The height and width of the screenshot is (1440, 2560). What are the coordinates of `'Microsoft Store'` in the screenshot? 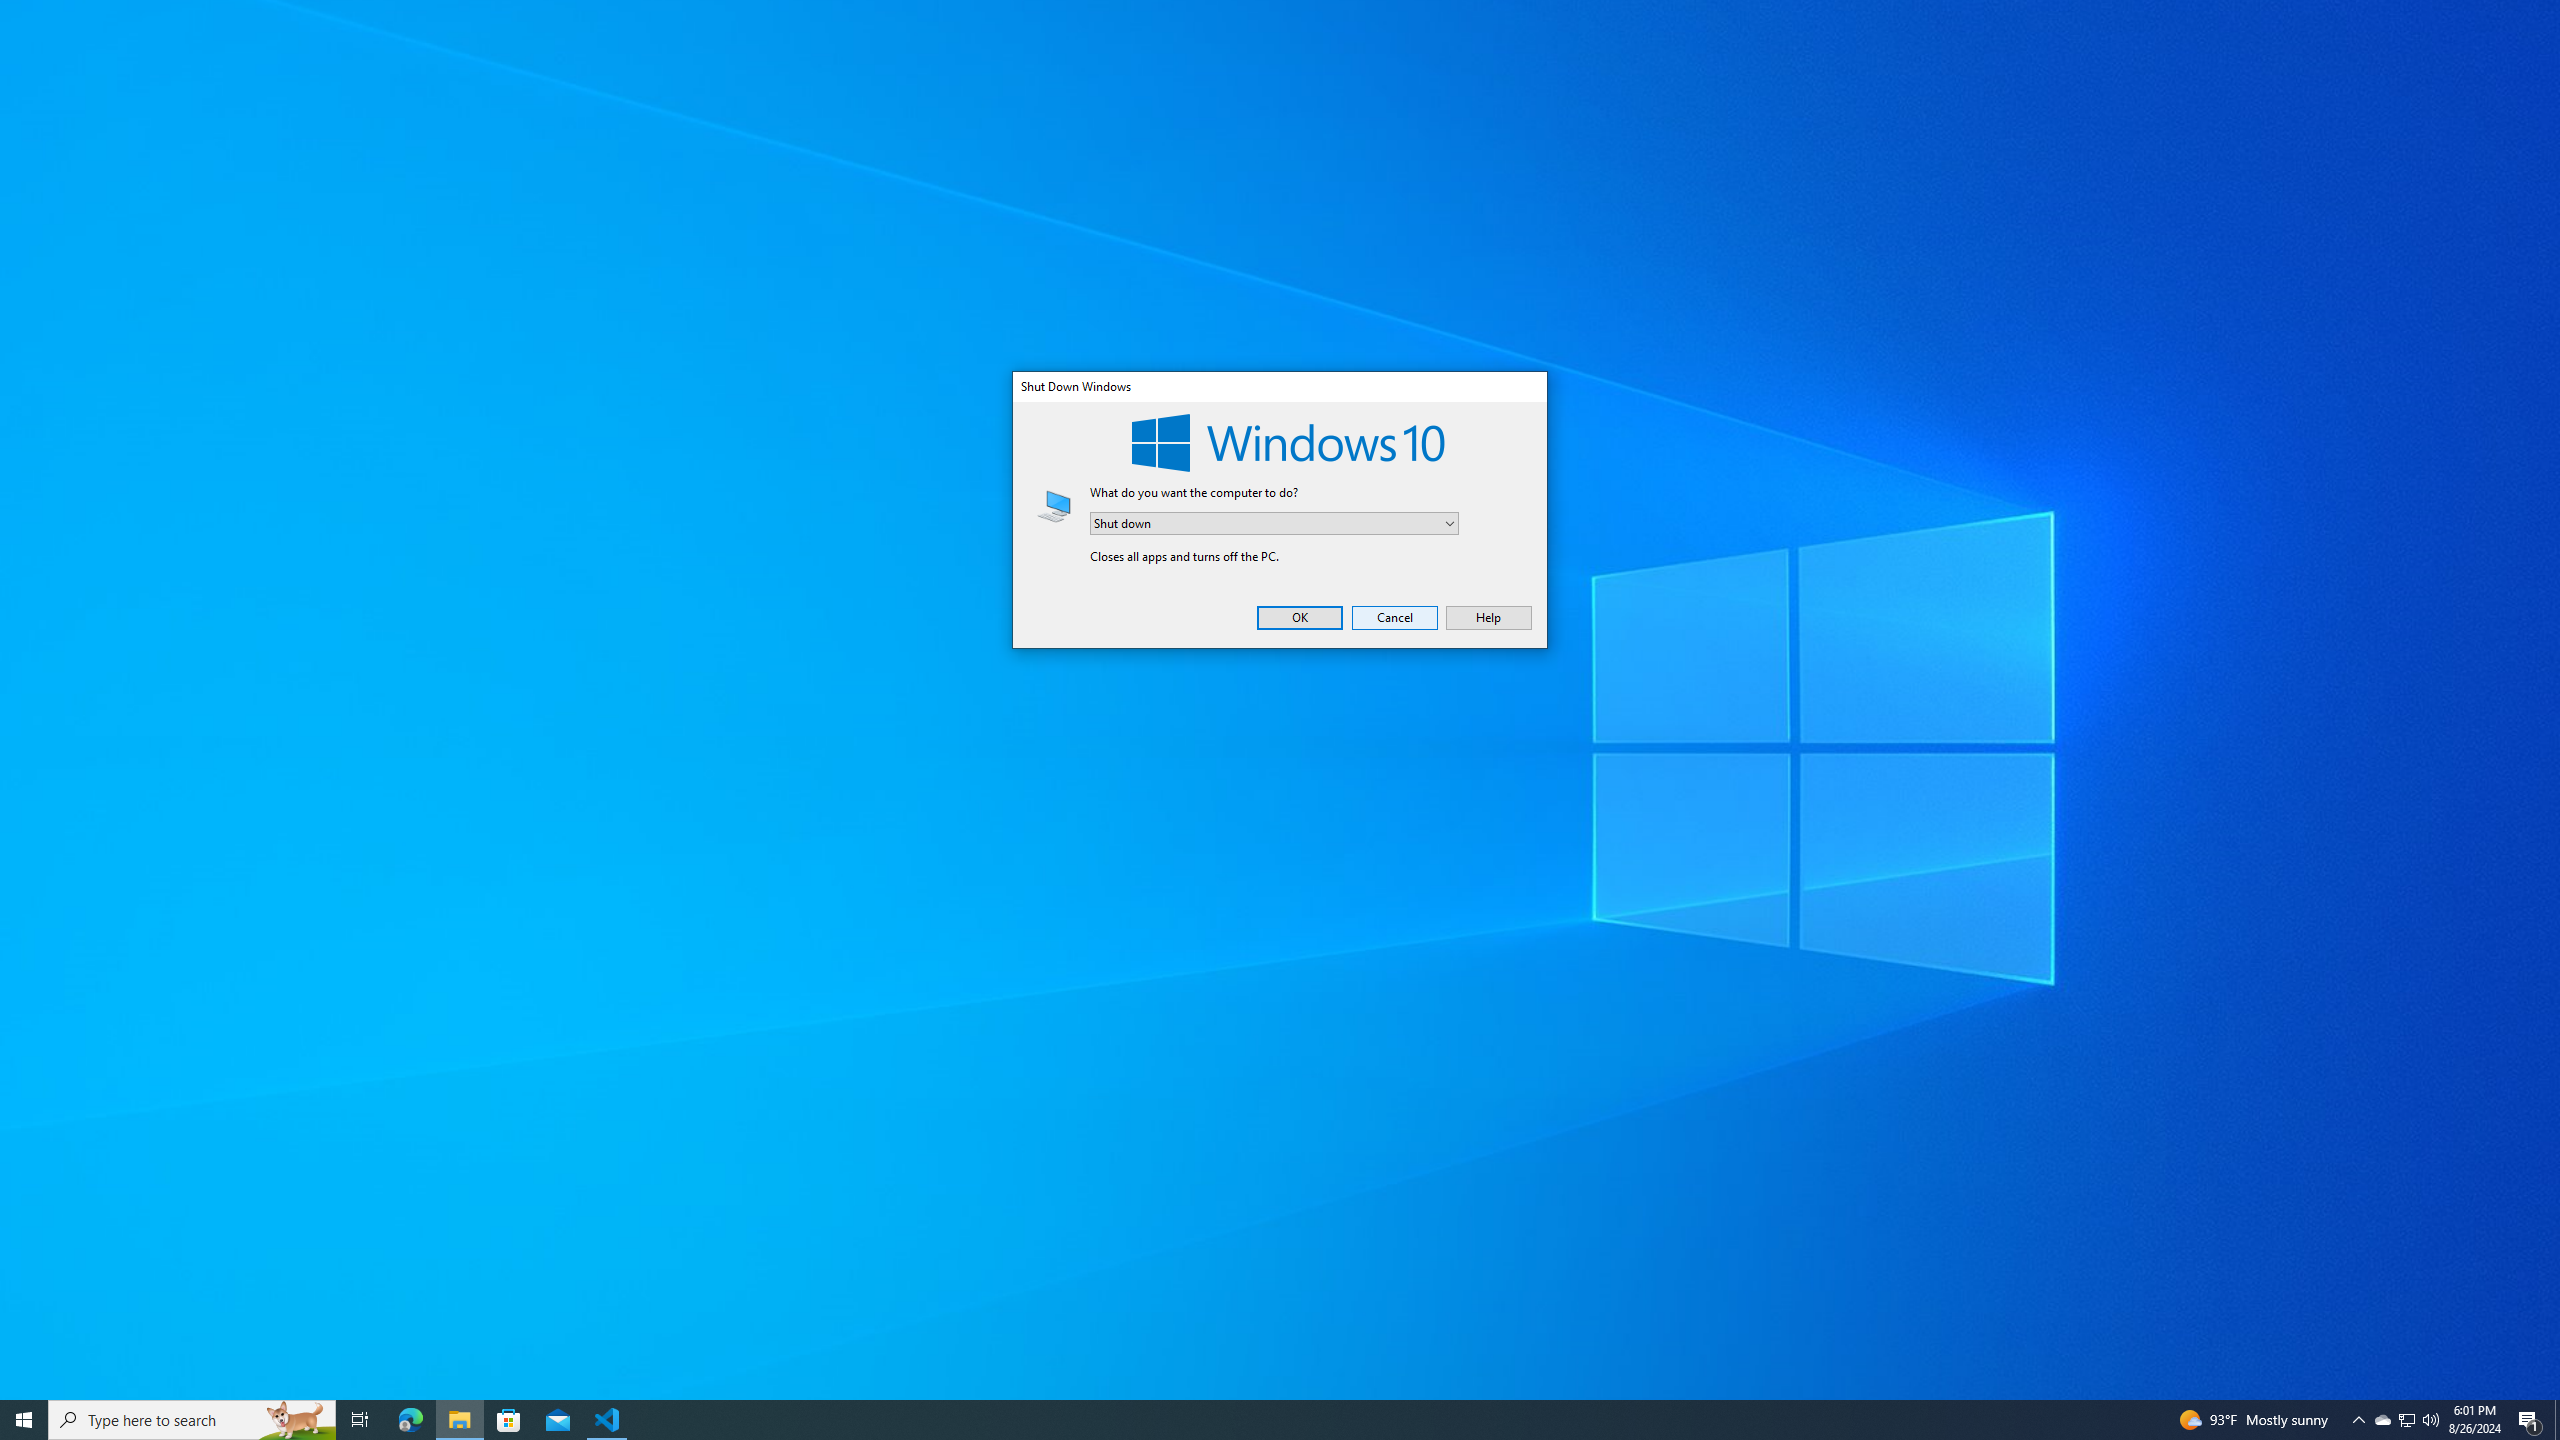 It's located at (509, 1418).